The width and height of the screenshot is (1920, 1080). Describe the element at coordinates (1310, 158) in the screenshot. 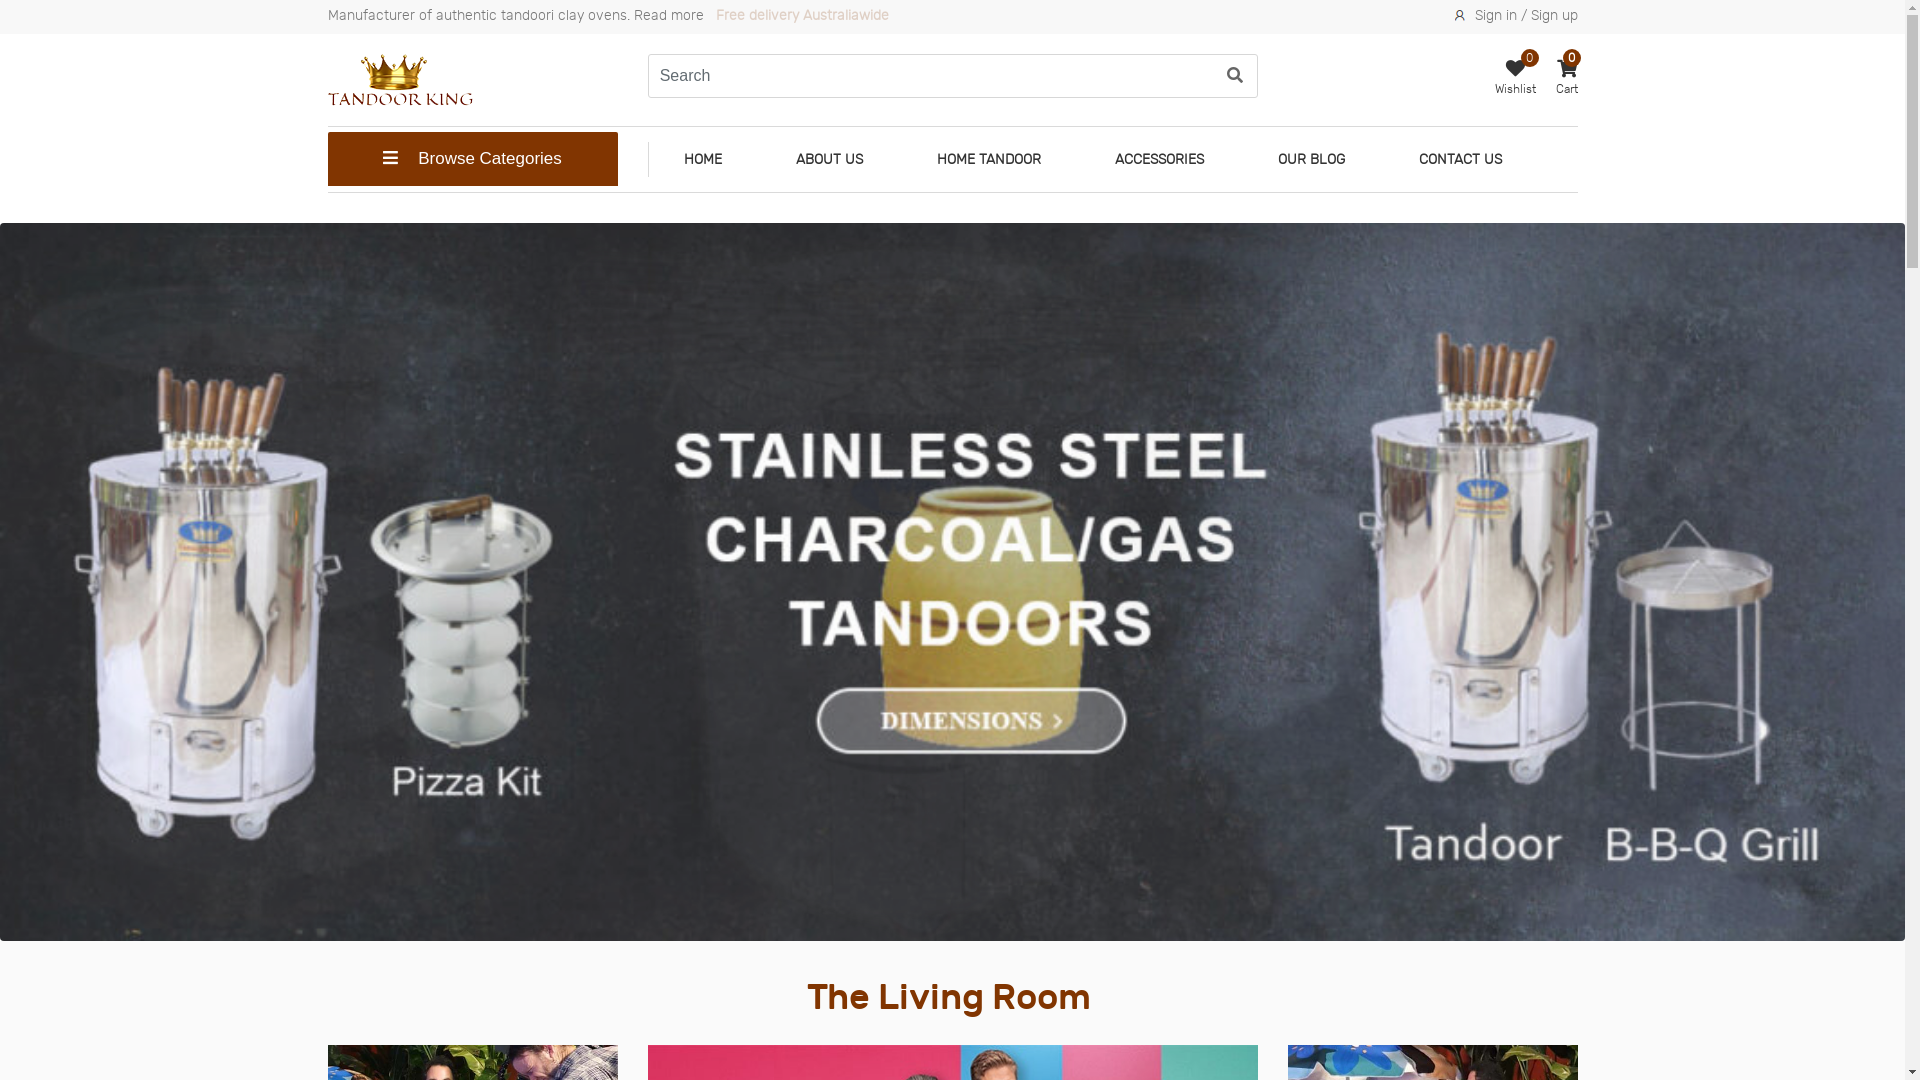

I see `'OUR BLOG'` at that location.